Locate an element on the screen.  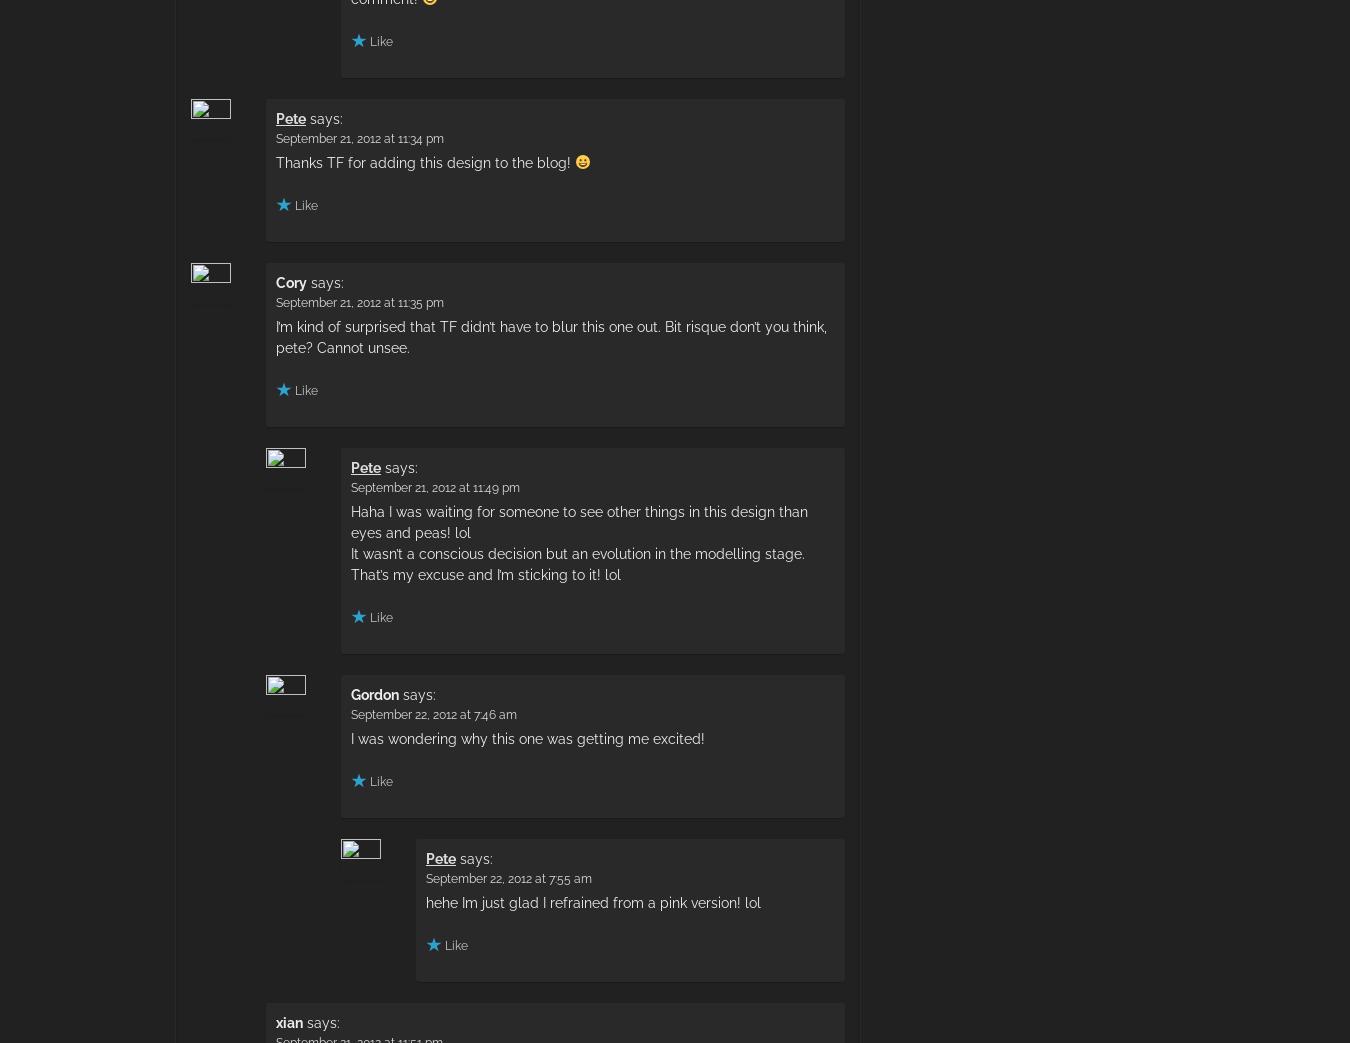
'September 22, 2012 at 7:46 am' is located at coordinates (351, 714).